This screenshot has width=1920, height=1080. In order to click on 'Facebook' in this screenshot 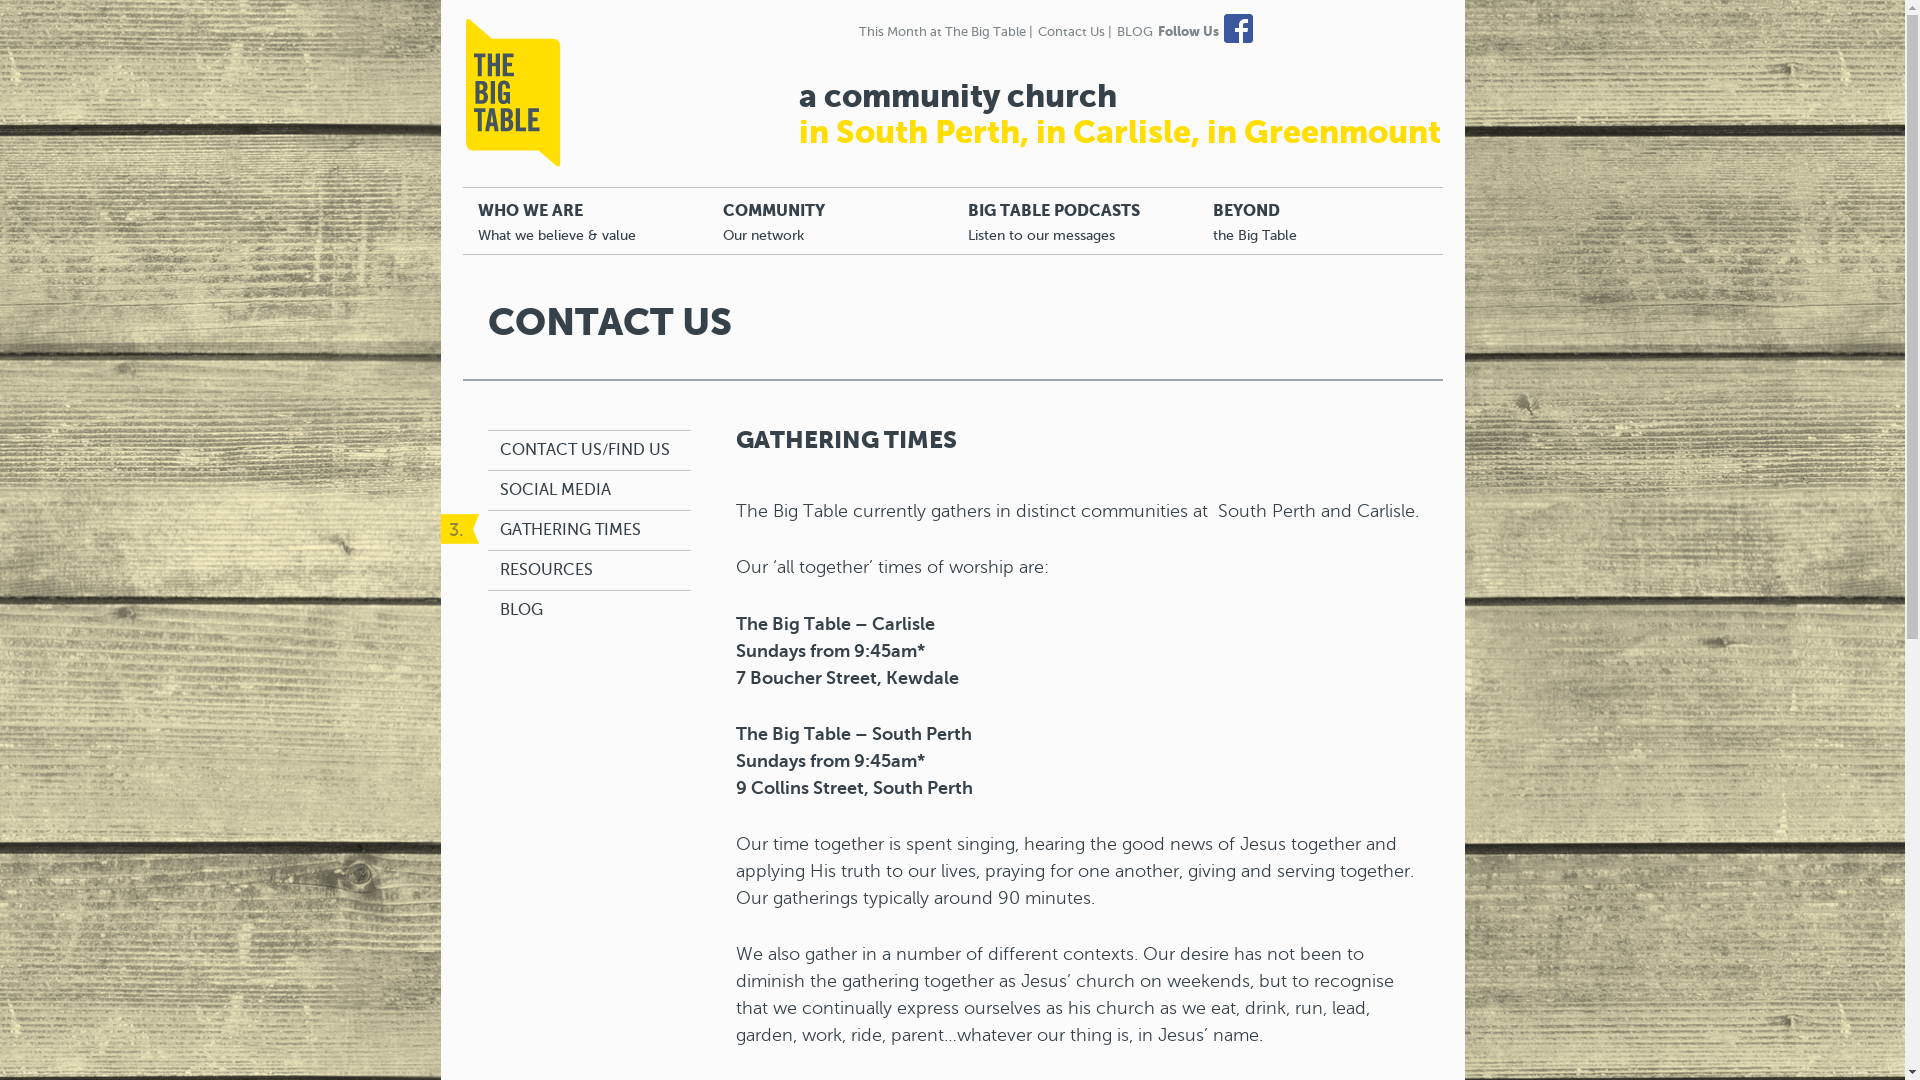, I will do `click(1237, 29)`.